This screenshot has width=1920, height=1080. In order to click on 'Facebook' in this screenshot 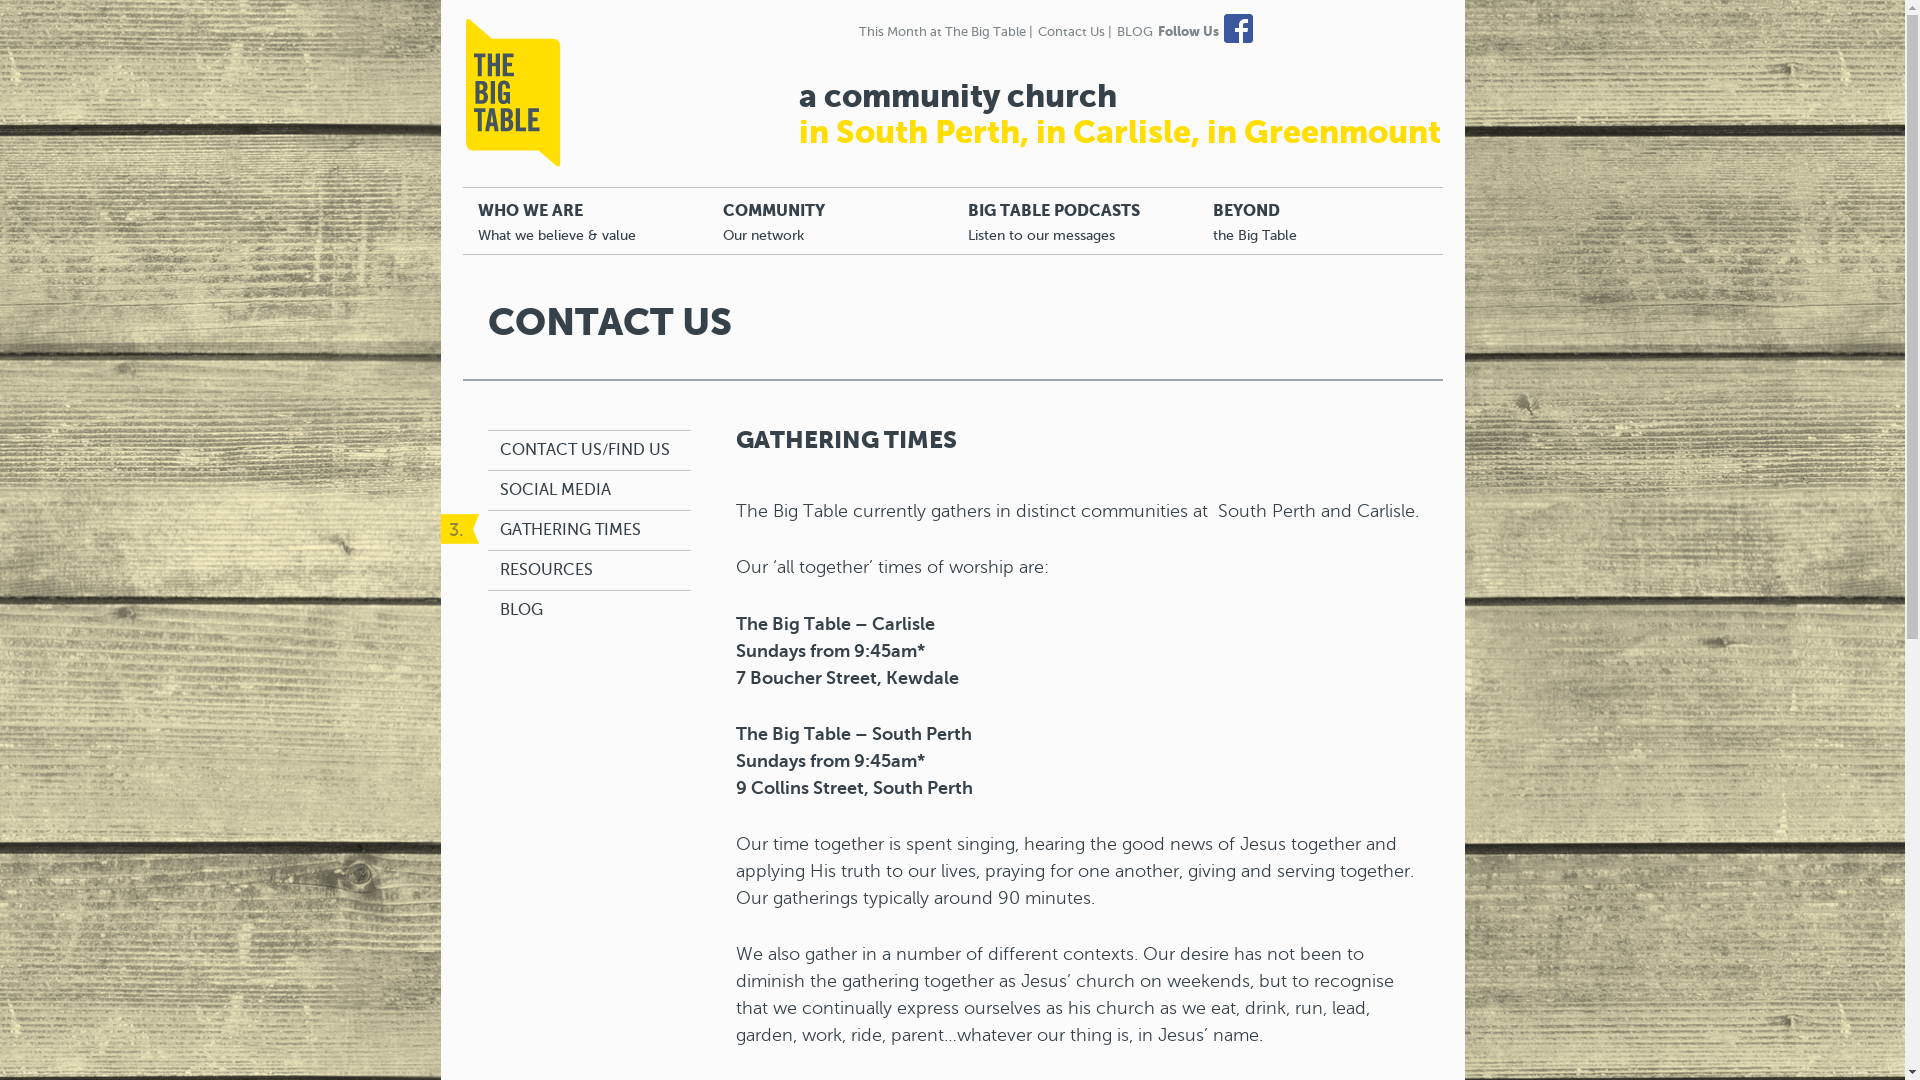, I will do `click(1237, 29)`.